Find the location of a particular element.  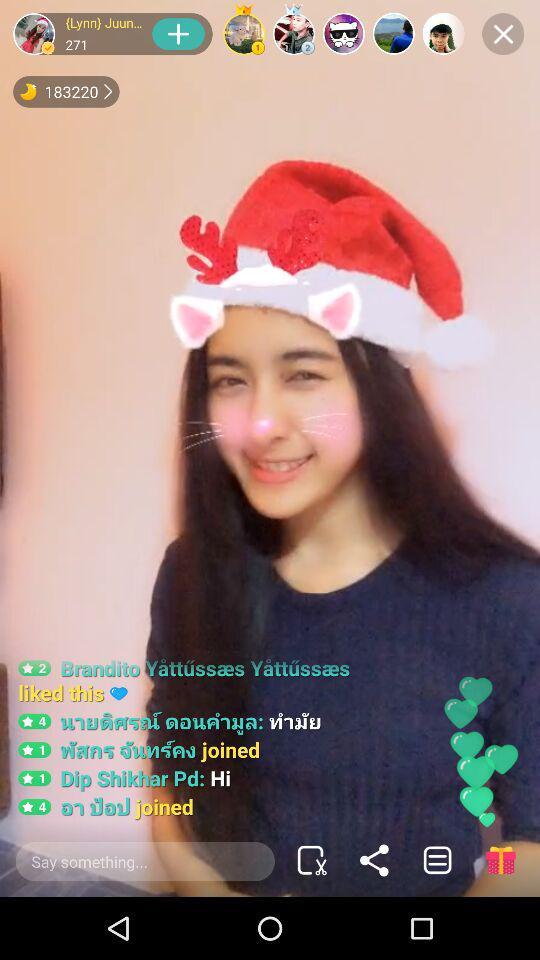

the close icon is located at coordinates (502, 33).